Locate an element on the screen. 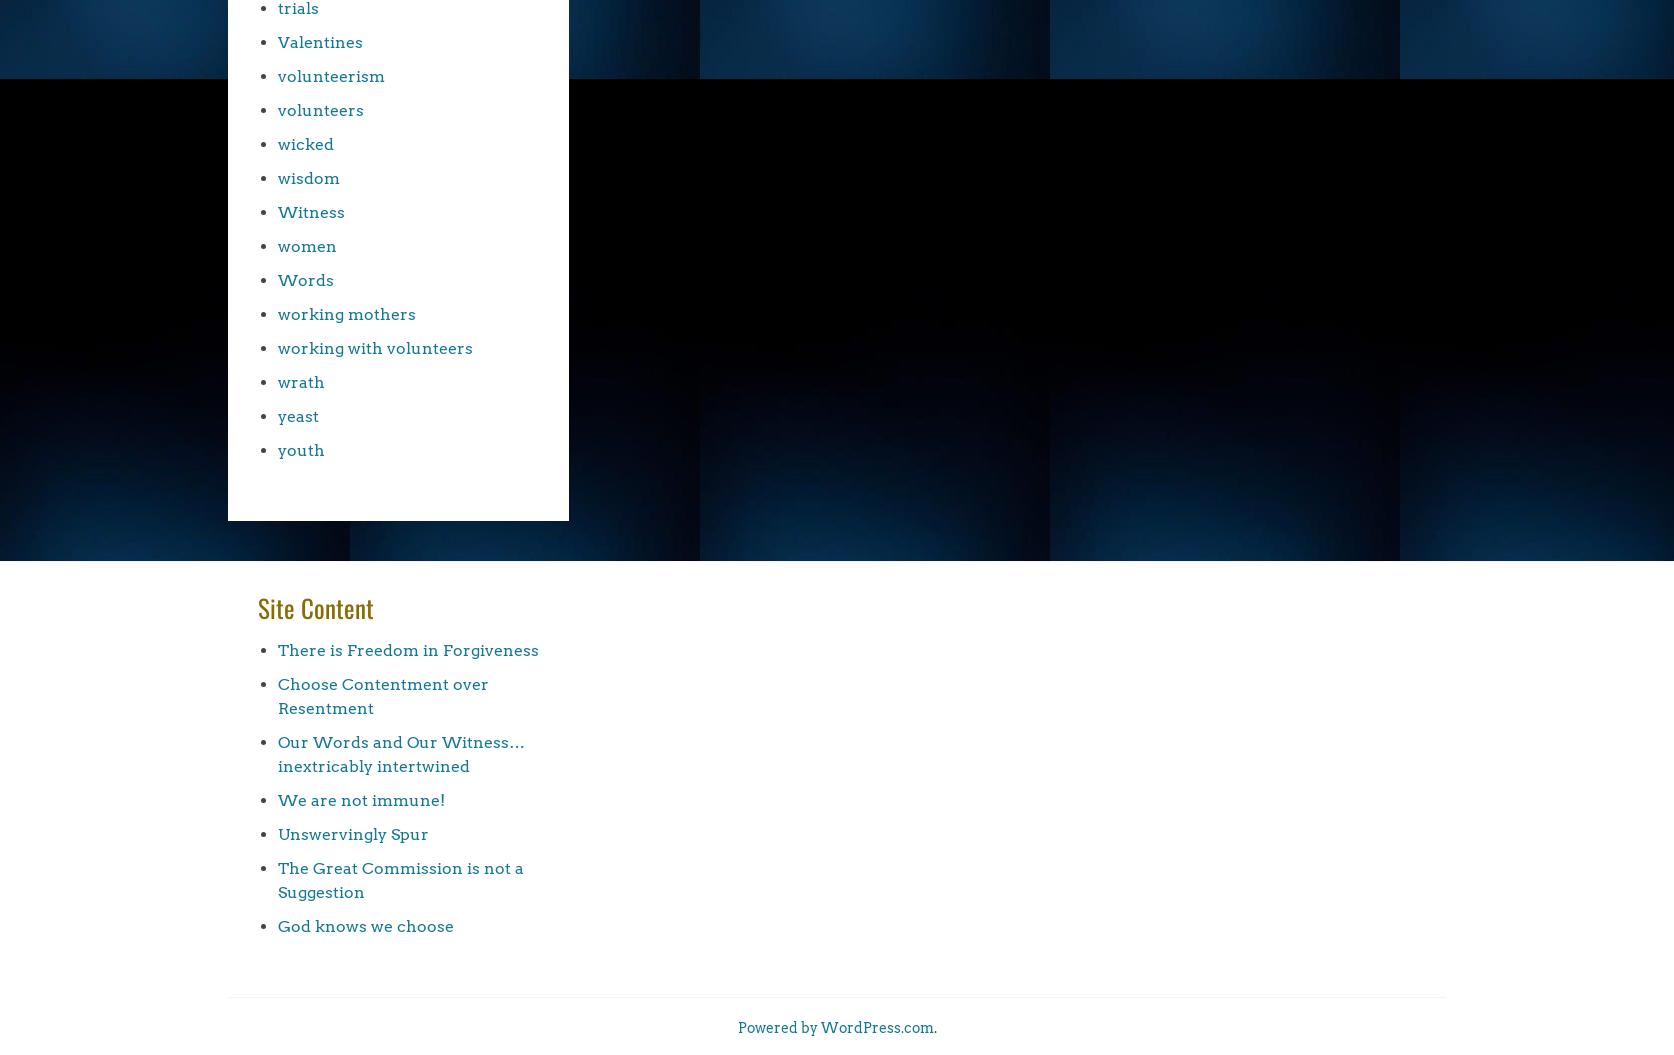  'The Great Commission is not a Suggestion' is located at coordinates (400, 879).